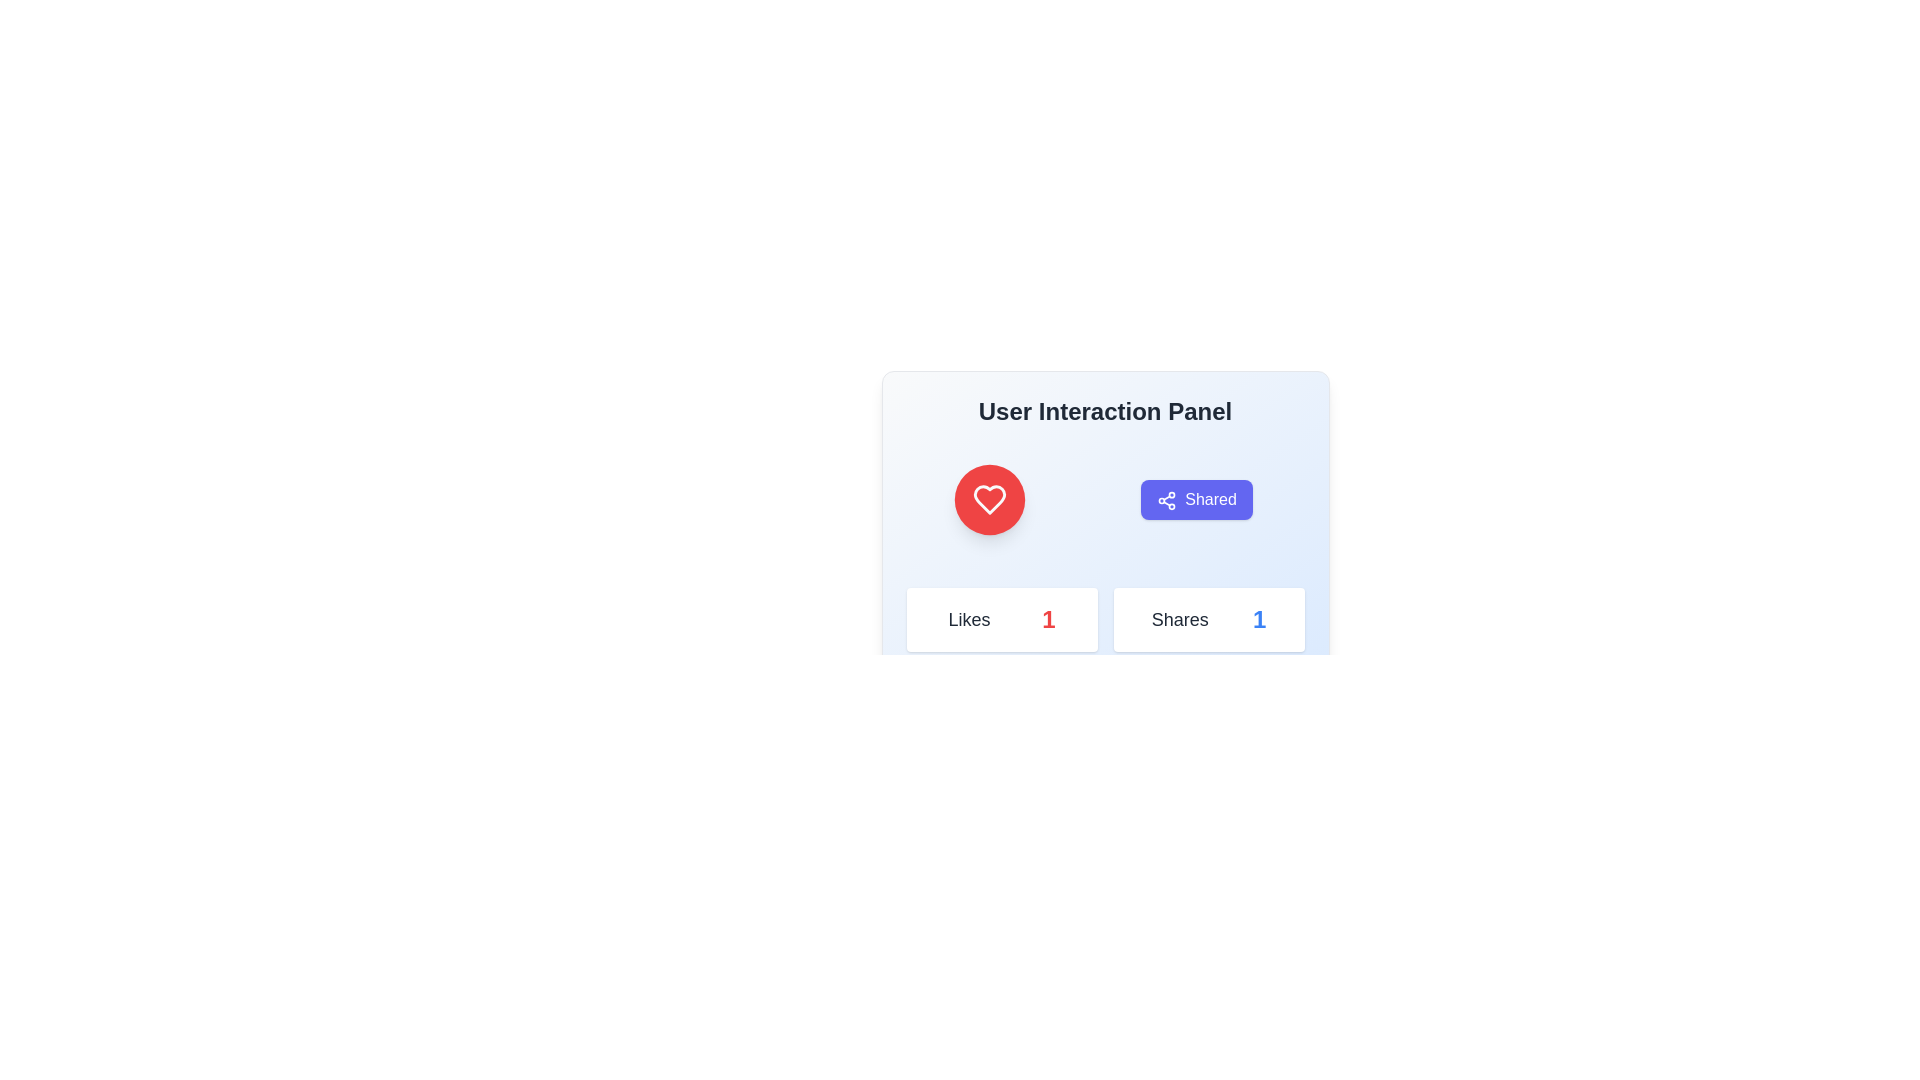 The image size is (1920, 1080). What do you see at coordinates (1167, 499) in the screenshot?
I see `the share icon within the 'Shared' button, which is represented by three dots connected by lines and has a white color on a purple background` at bounding box center [1167, 499].